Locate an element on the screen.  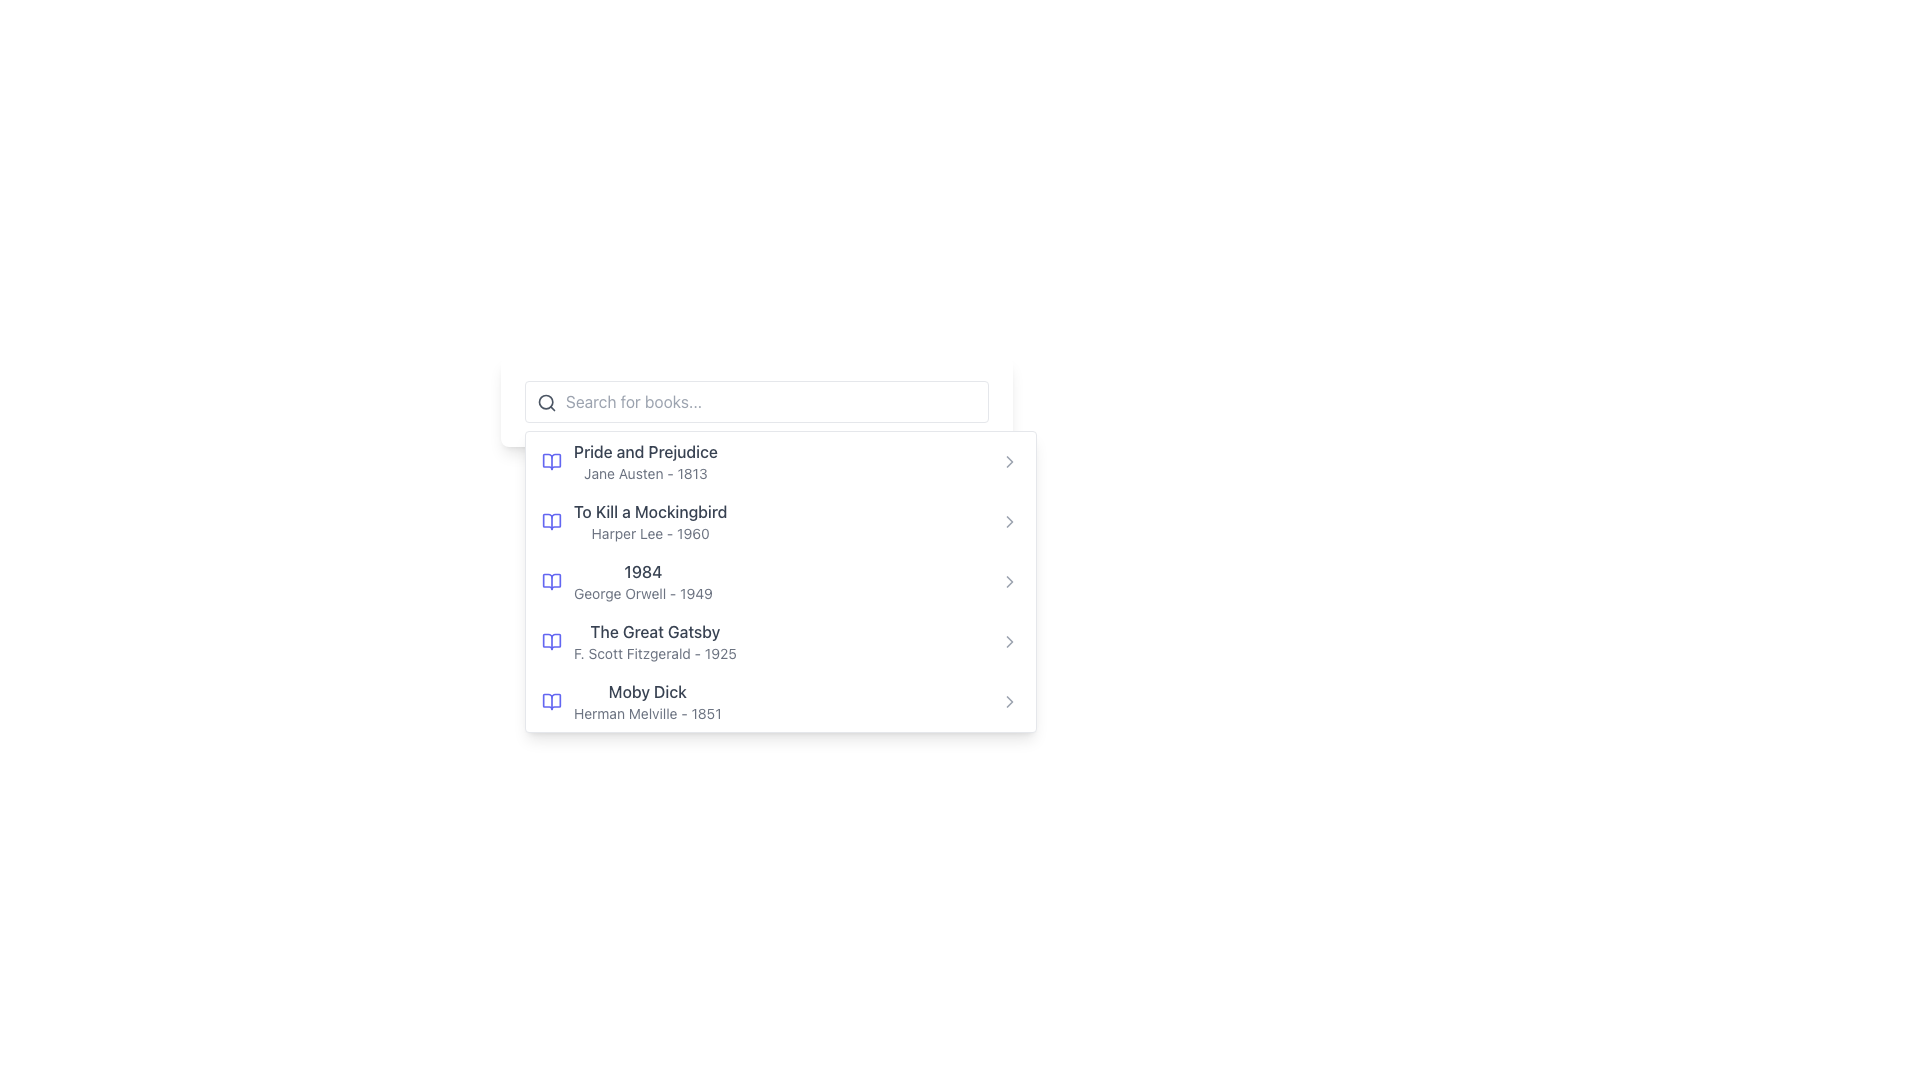
the gray search icon (magnifying glass) located at the top-left corner of the search input field to initiate a search is located at coordinates (547, 402).